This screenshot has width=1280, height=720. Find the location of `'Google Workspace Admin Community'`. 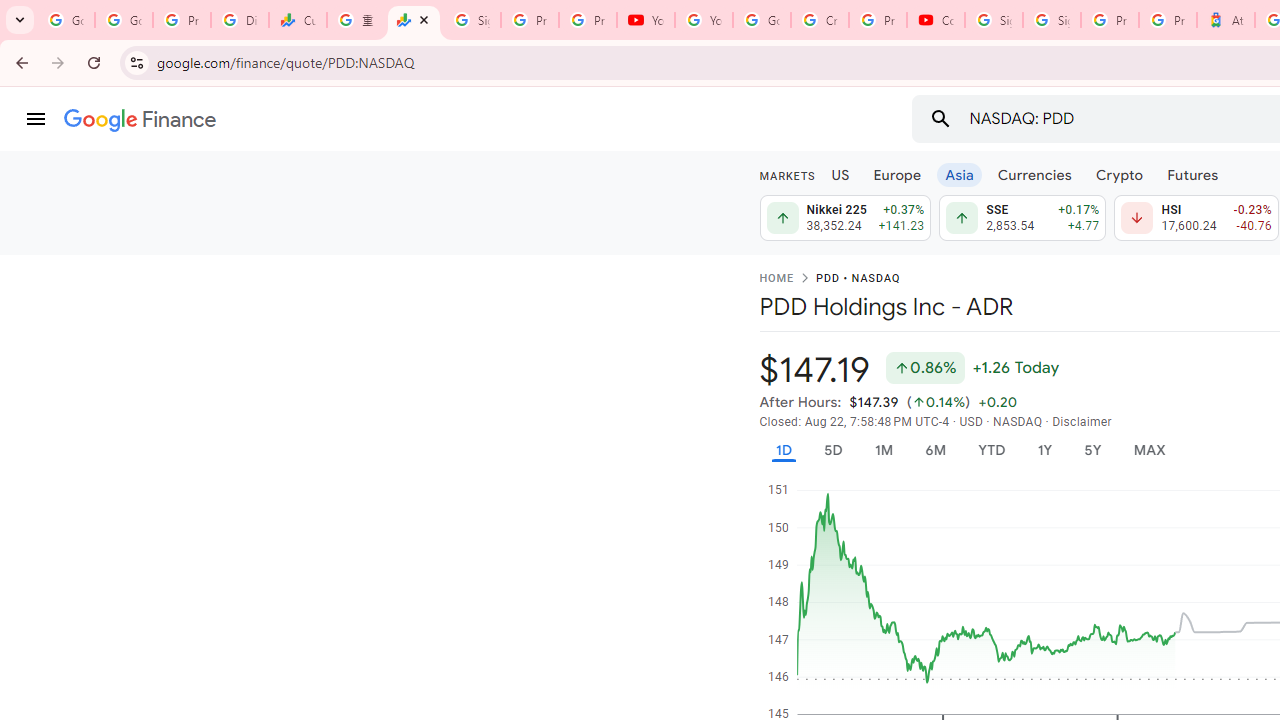

'Google Workspace Admin Community' is located at coordinates (65, 20).